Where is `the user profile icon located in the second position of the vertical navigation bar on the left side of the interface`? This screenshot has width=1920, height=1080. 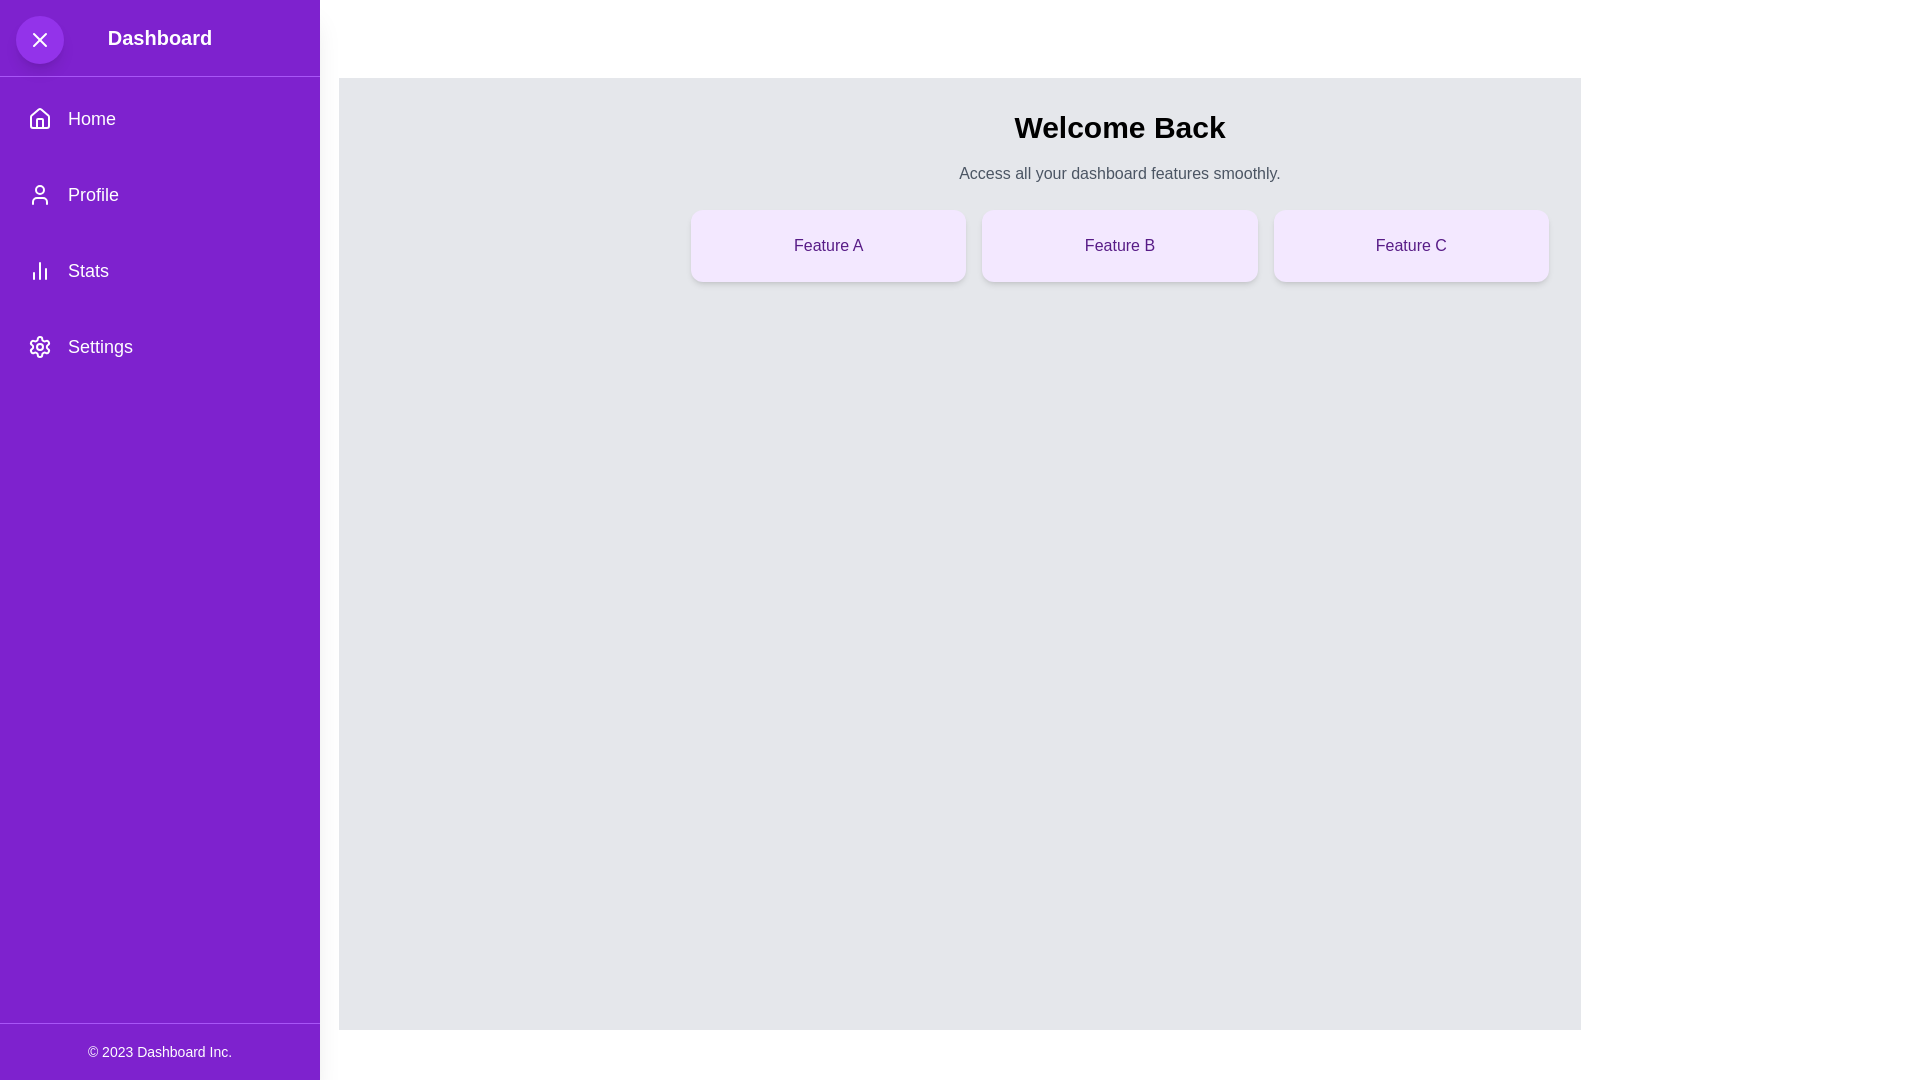 the user profile icon located in the second position of the vertical navigation bar on the left side of the interface is located at coordinates (39, 195).